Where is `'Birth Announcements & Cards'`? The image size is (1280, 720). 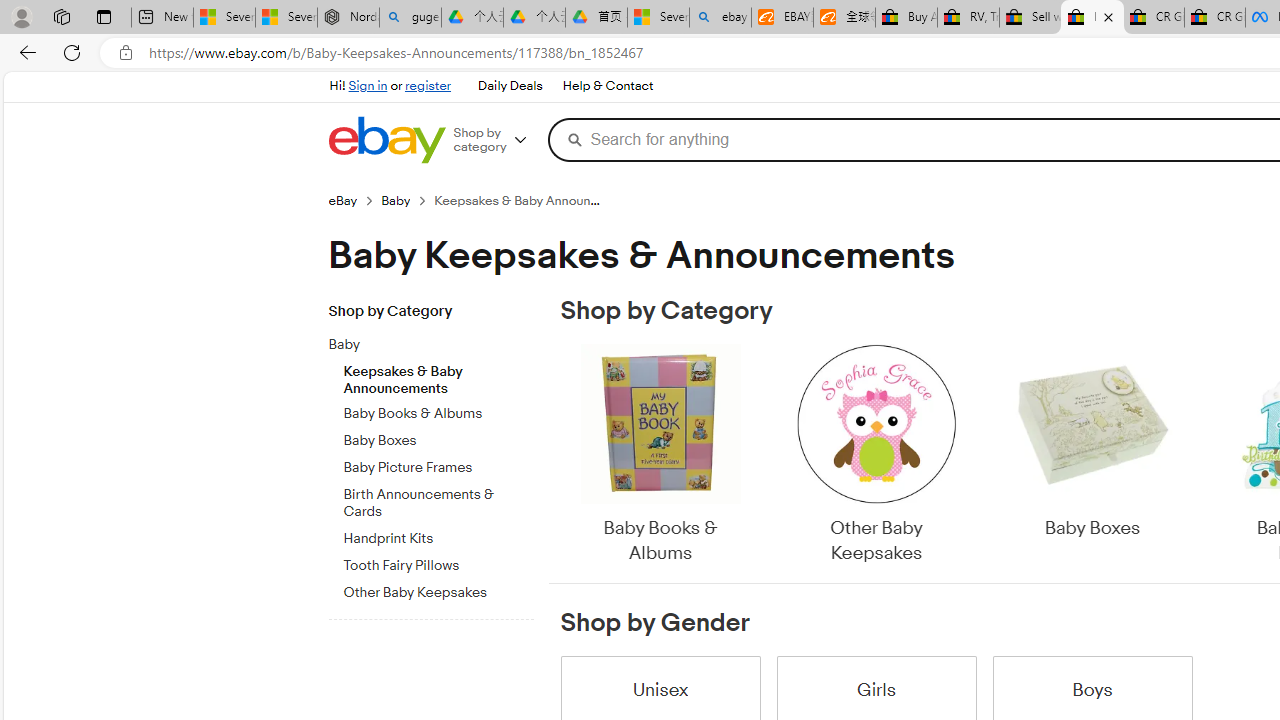
'Birth Announcements & Cards' is located at coordinates (437, 499).